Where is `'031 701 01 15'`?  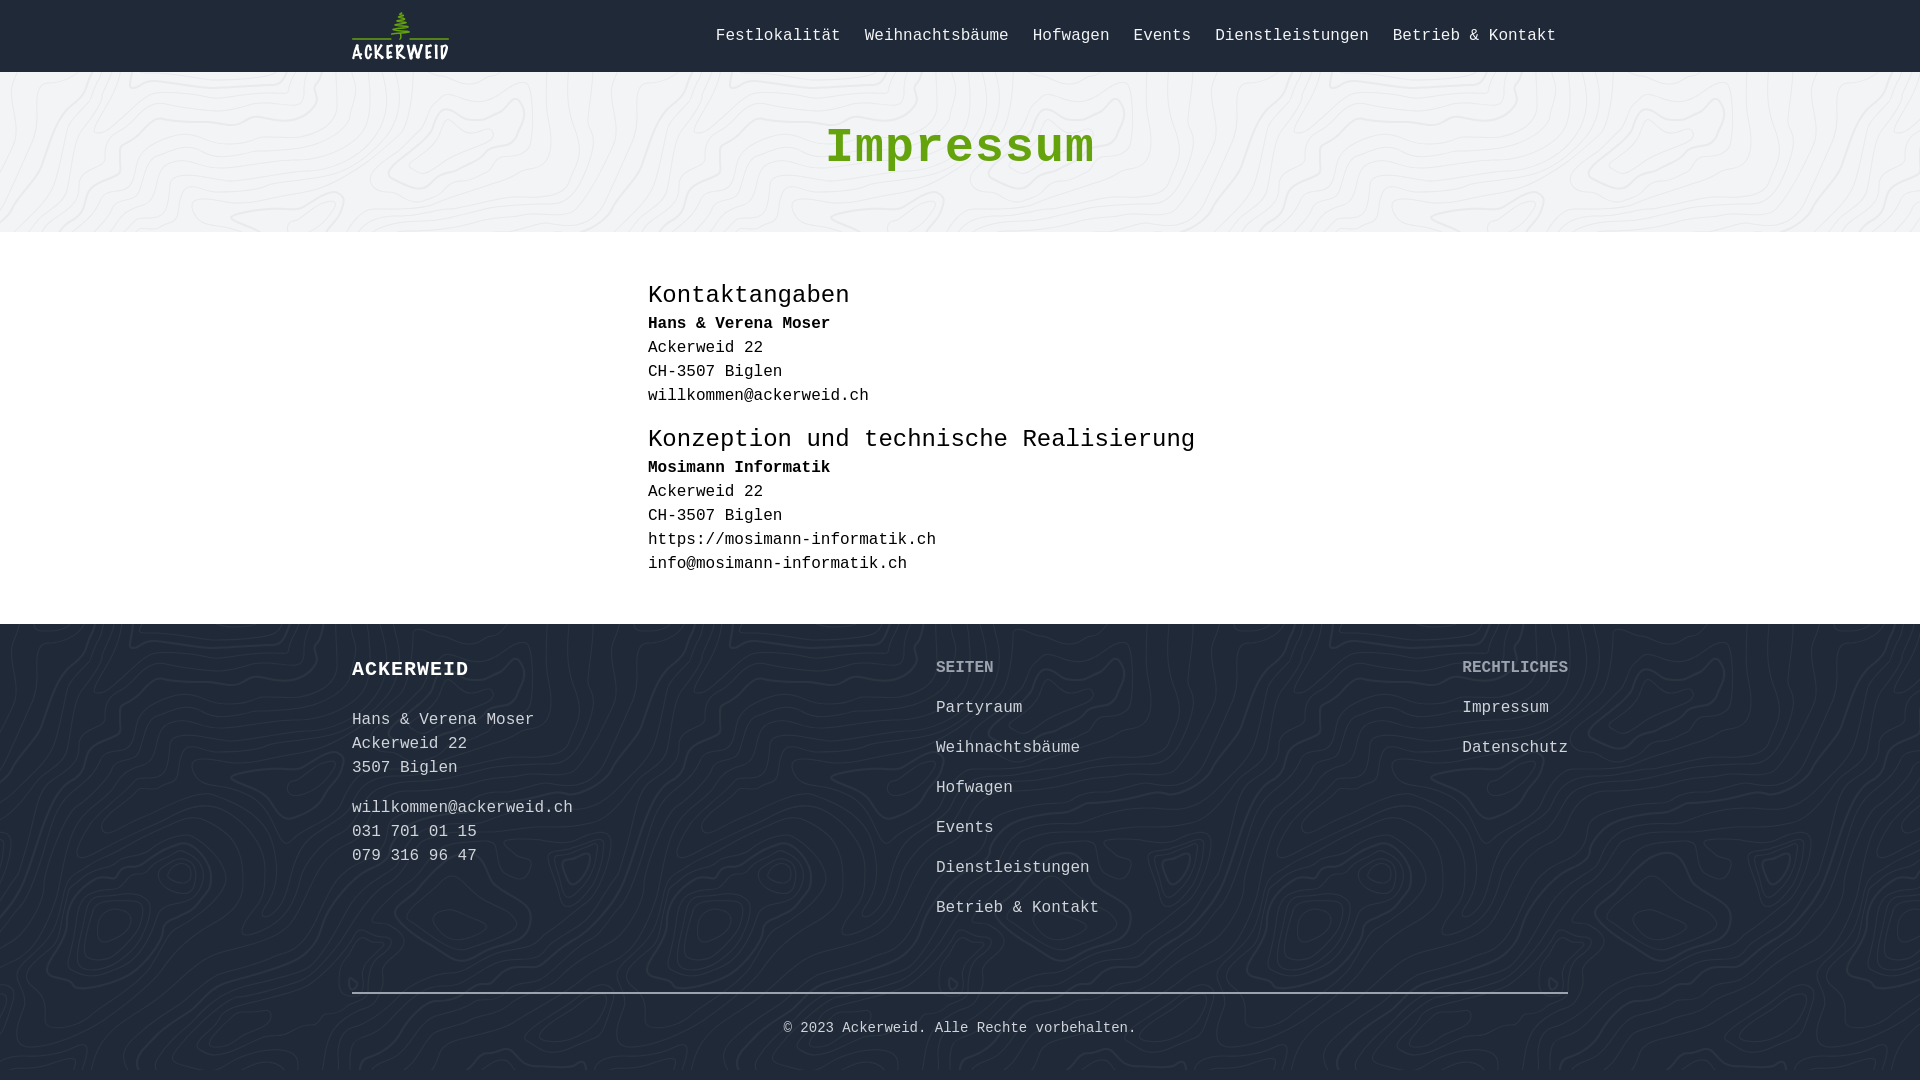 '031 701 01 15' is located at coordinates (351, 832).